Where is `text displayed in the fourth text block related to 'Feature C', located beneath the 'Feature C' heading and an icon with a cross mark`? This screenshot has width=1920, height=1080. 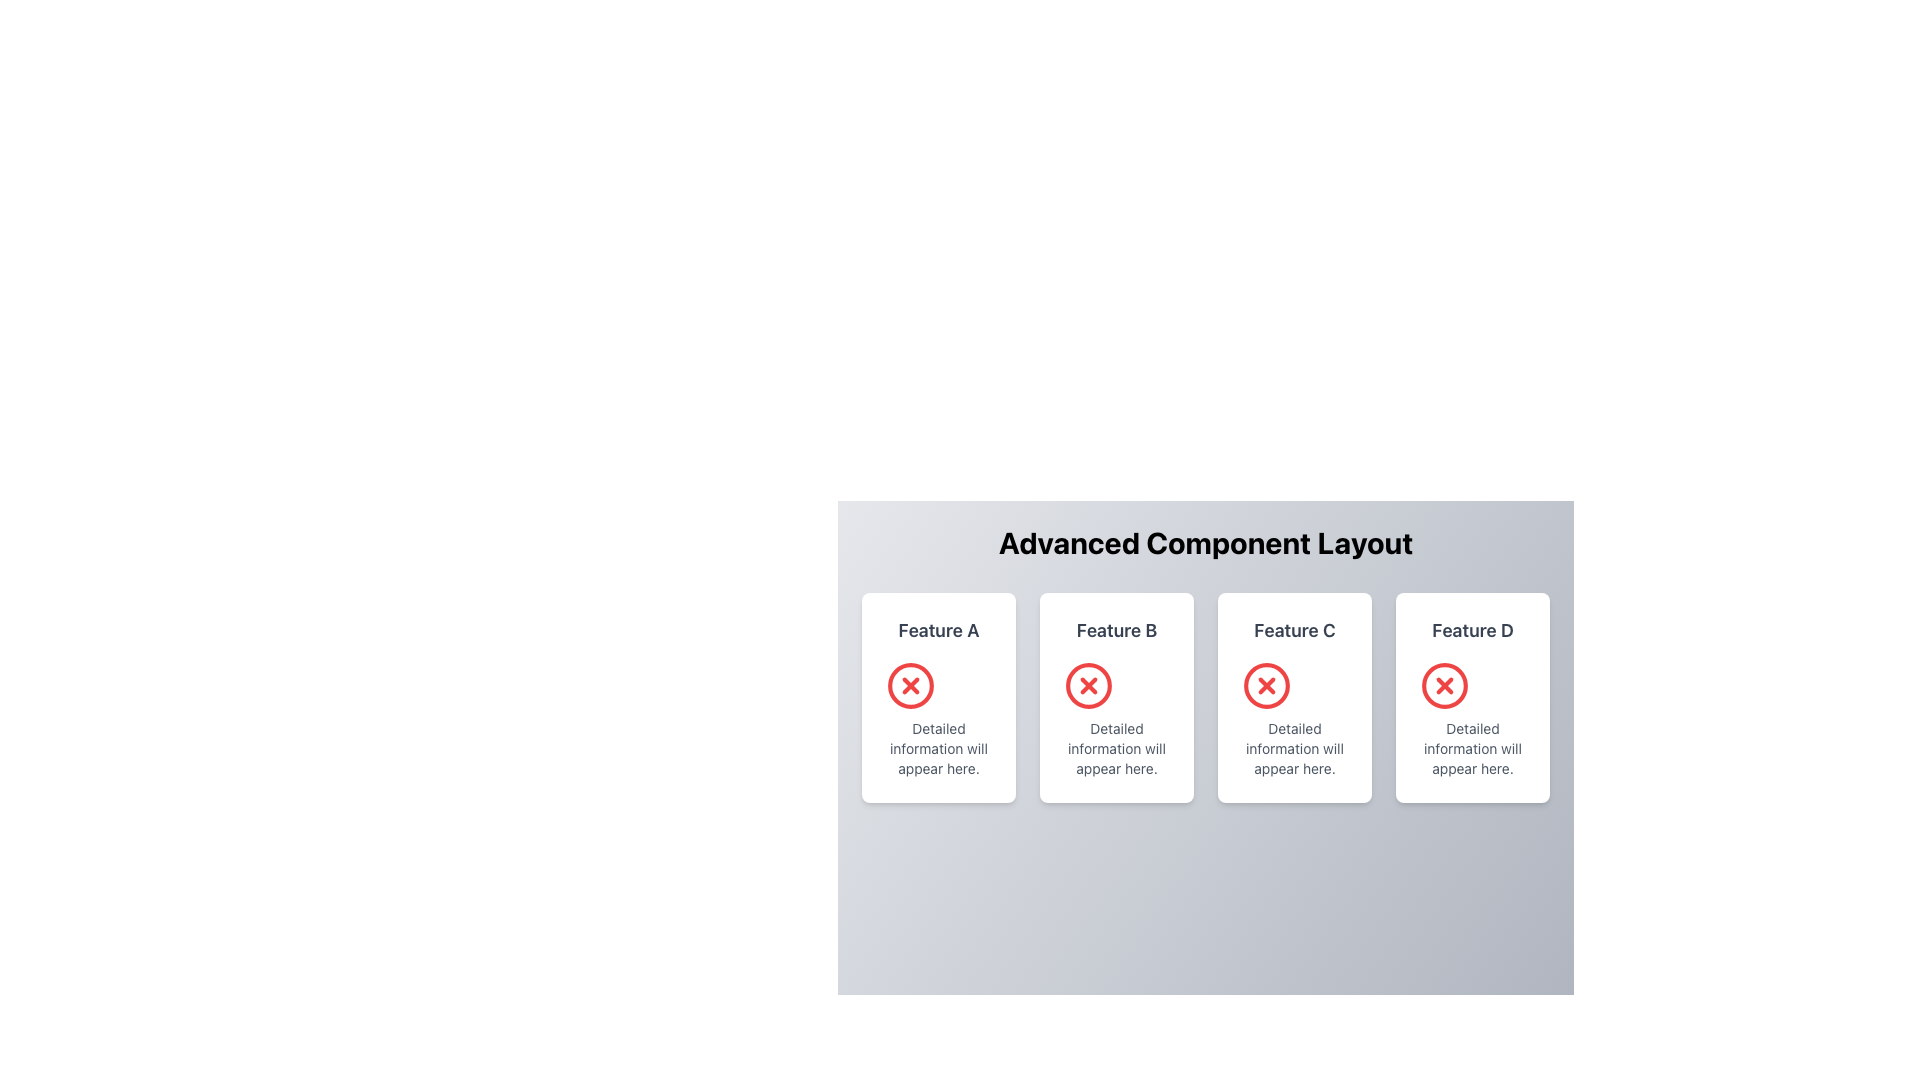
text displayed in the fourth text block related to 'Feature C', located beneath the 'Feature C' heading and an icon with a cross mark is located at coordinates (1295, 748).